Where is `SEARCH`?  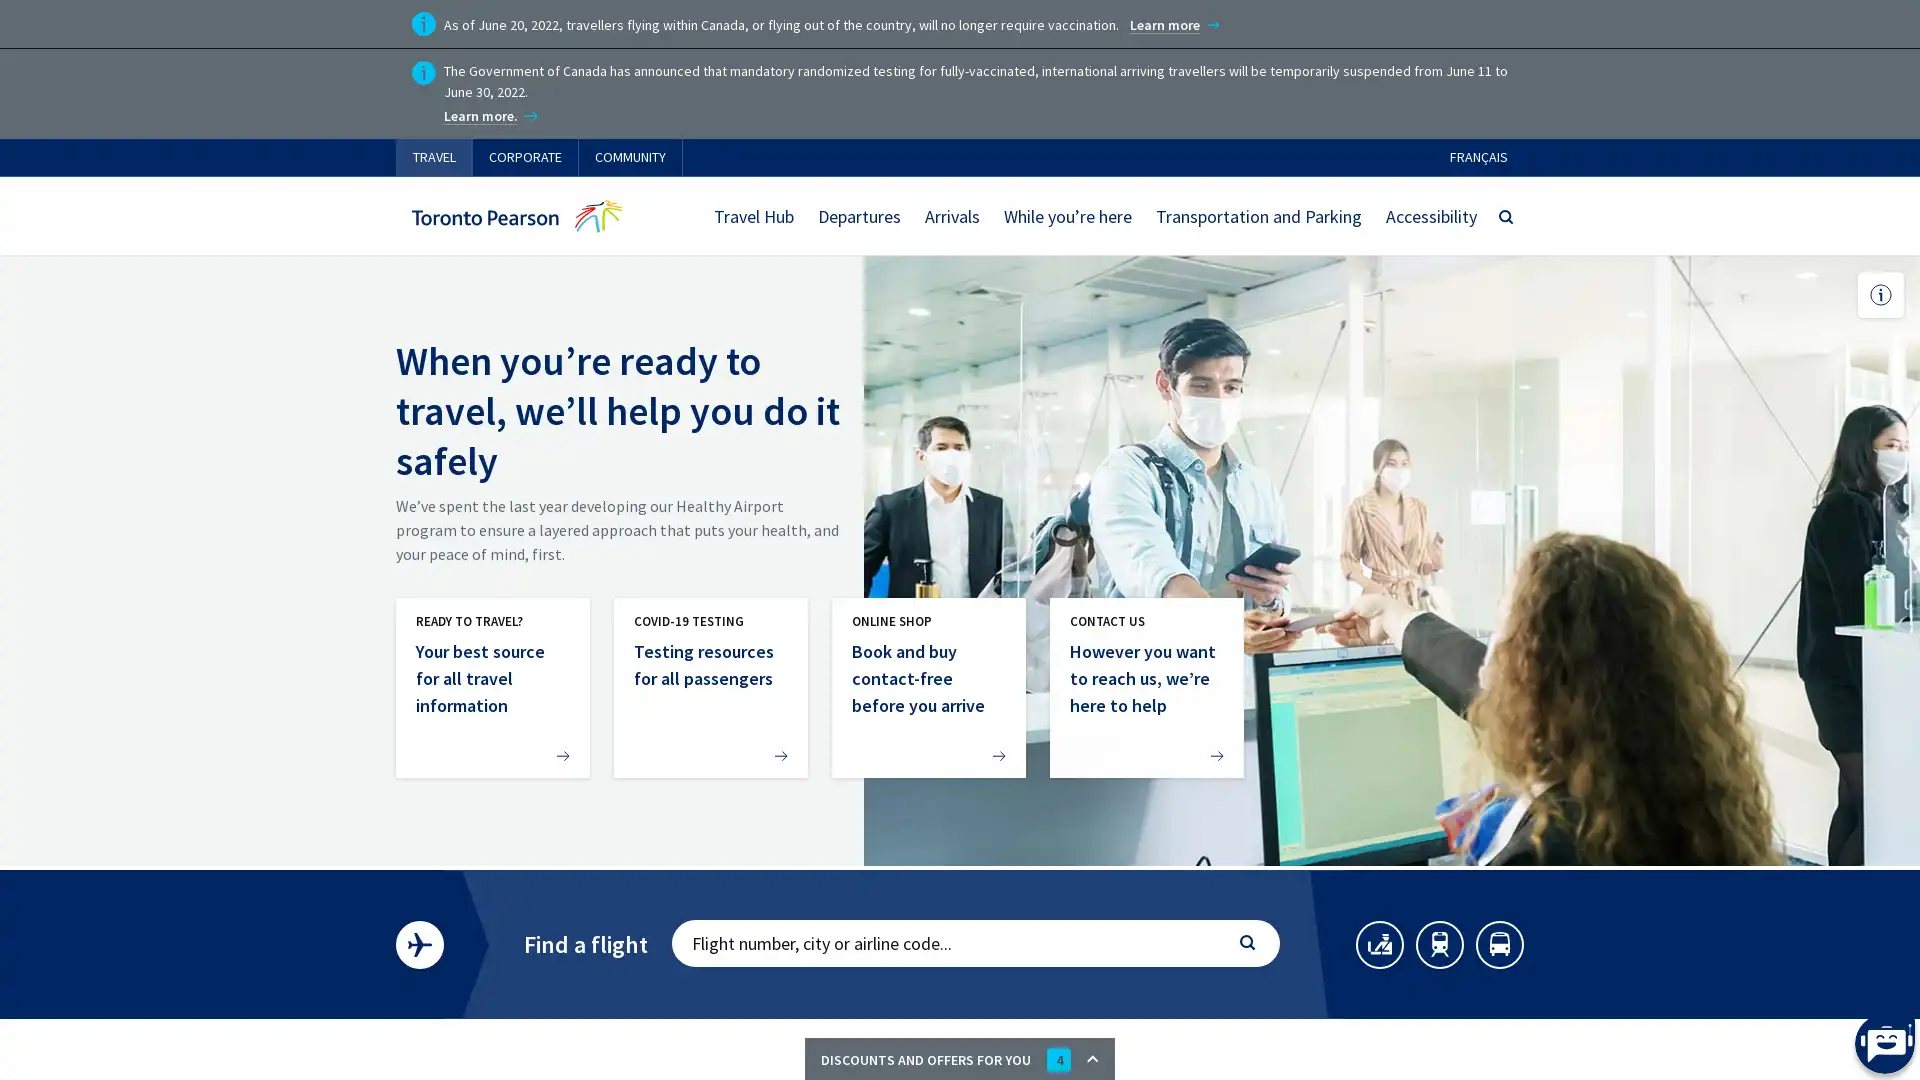
SEARCH is located at coordinates (1506, 216).